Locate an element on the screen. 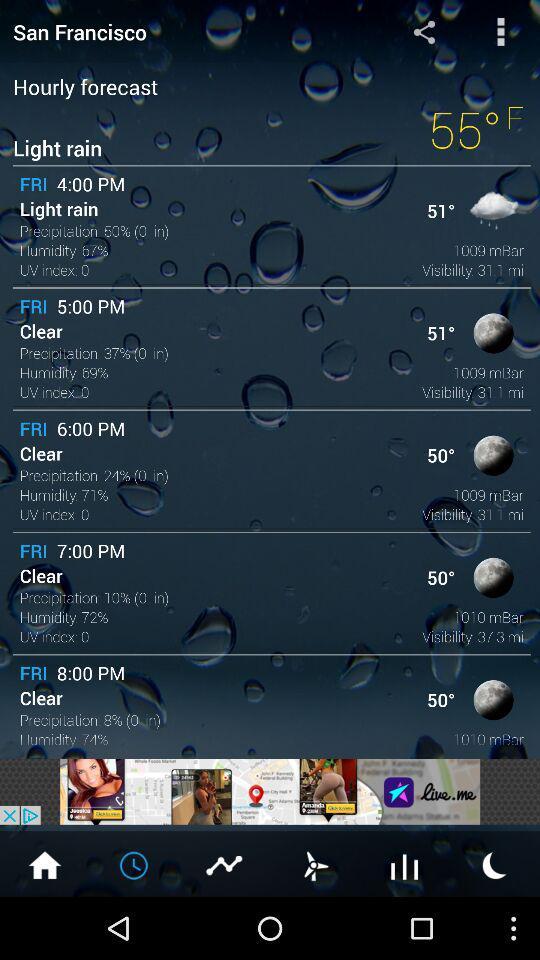  hourly weather is located at coordinates (135, 863).